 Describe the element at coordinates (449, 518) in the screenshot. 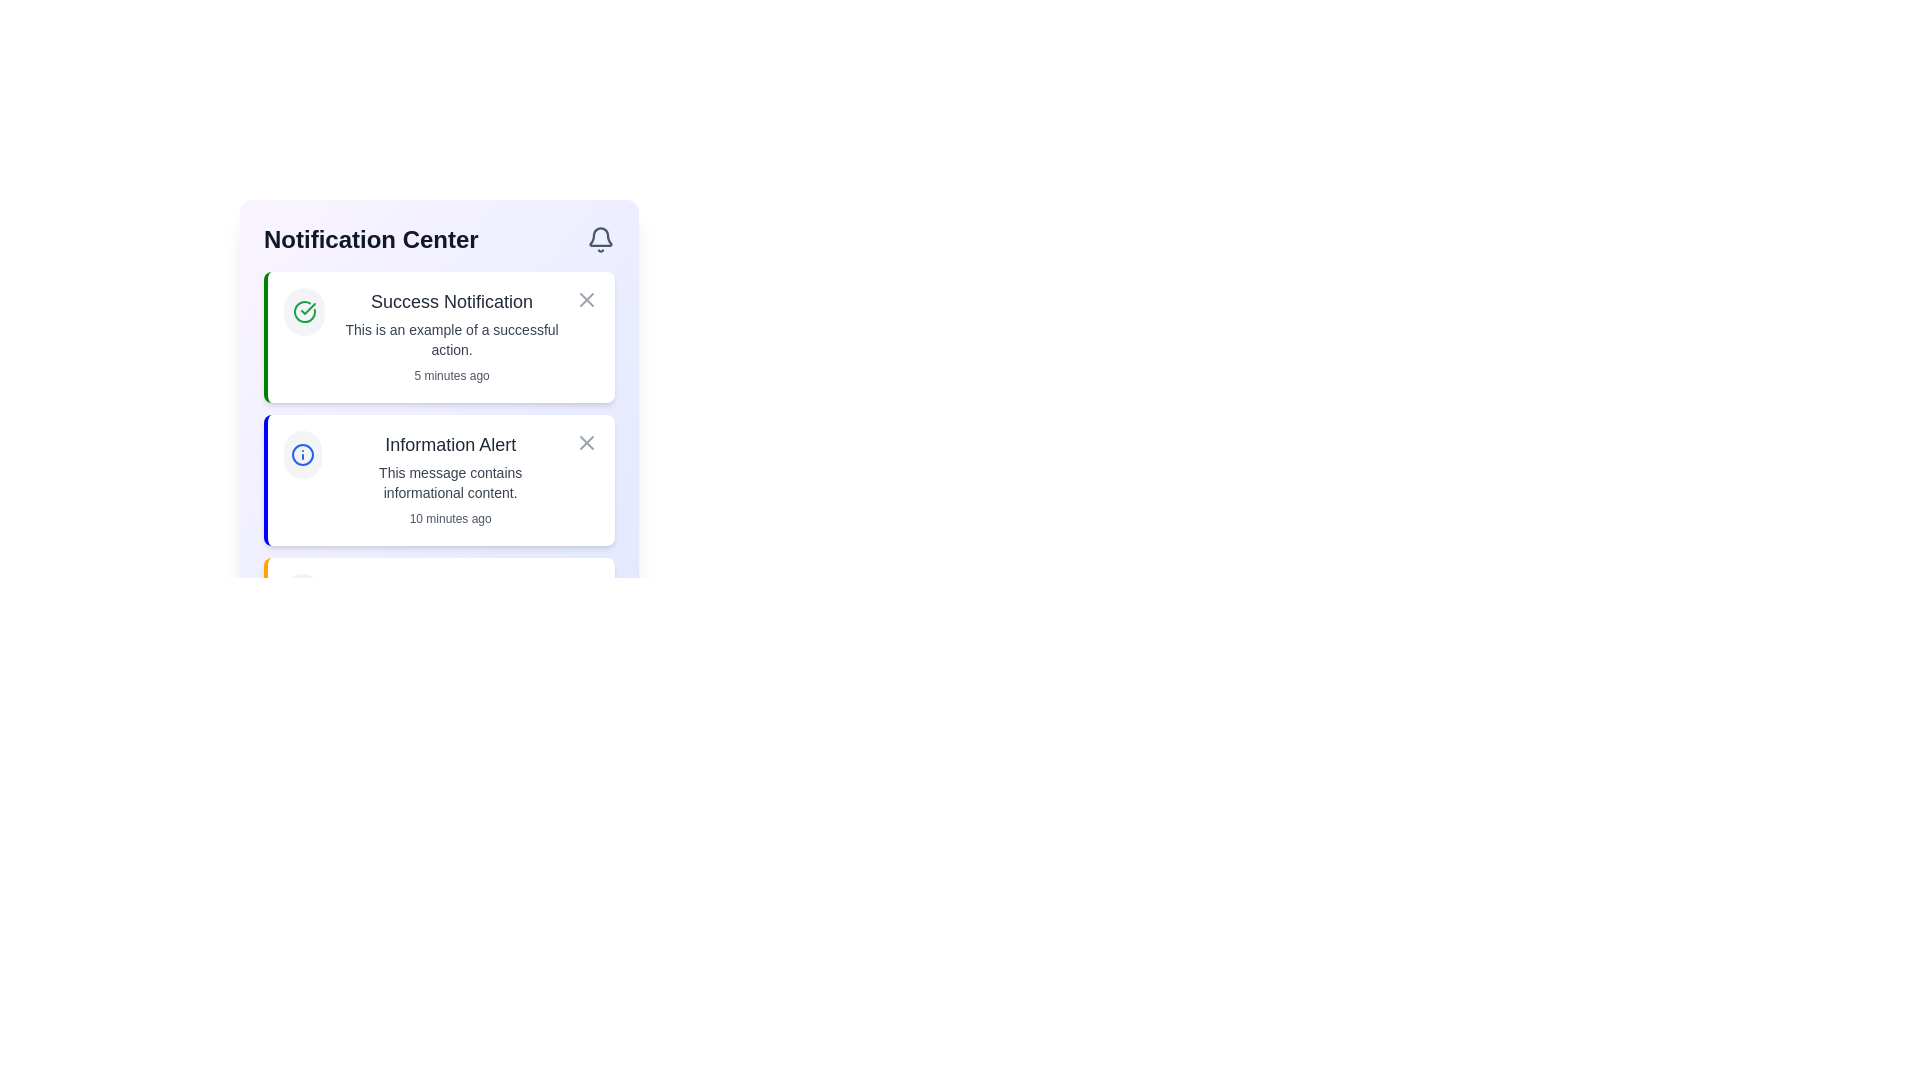

I see `the timestamp text label located at the bottom-right corner of the 'Information Alert' notification area, which indicates when the notification was created or last updated` at that location.